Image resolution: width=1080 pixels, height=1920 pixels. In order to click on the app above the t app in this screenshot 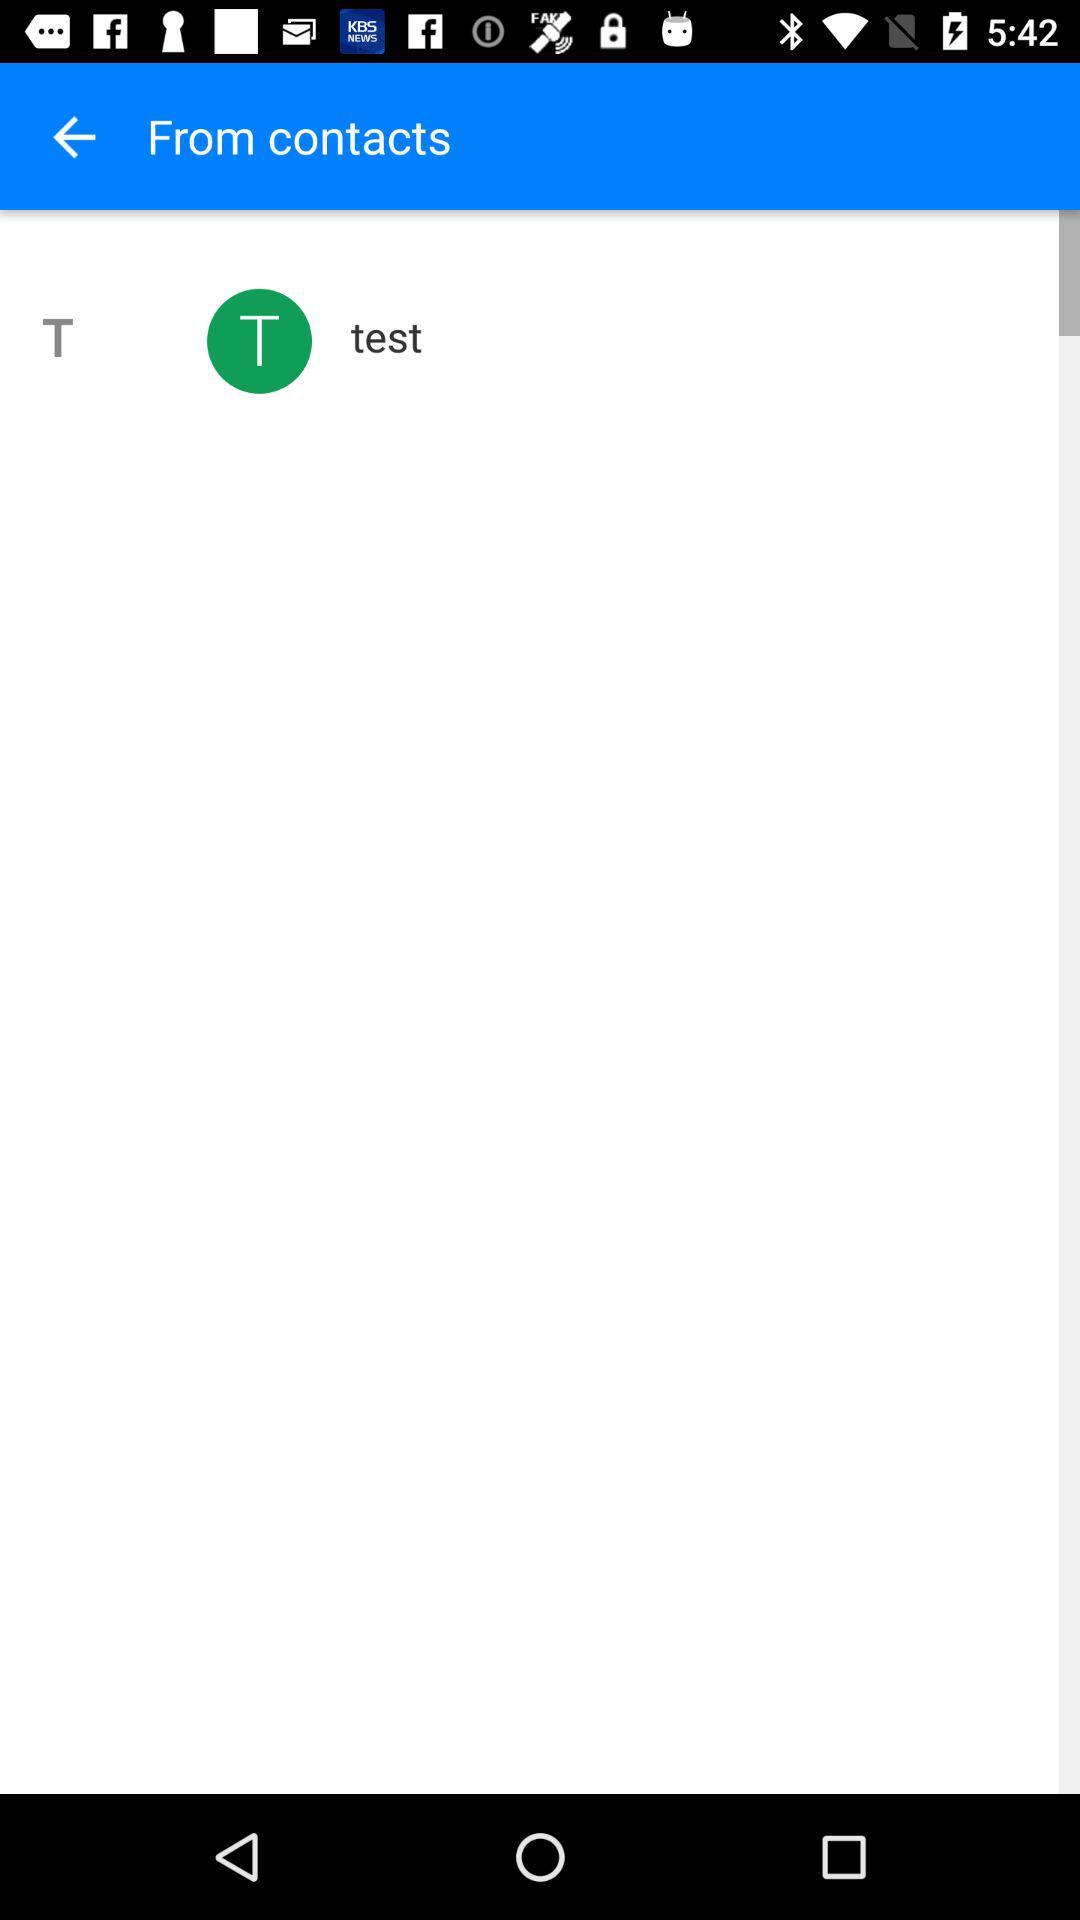, I will do `click(72, 135)`.